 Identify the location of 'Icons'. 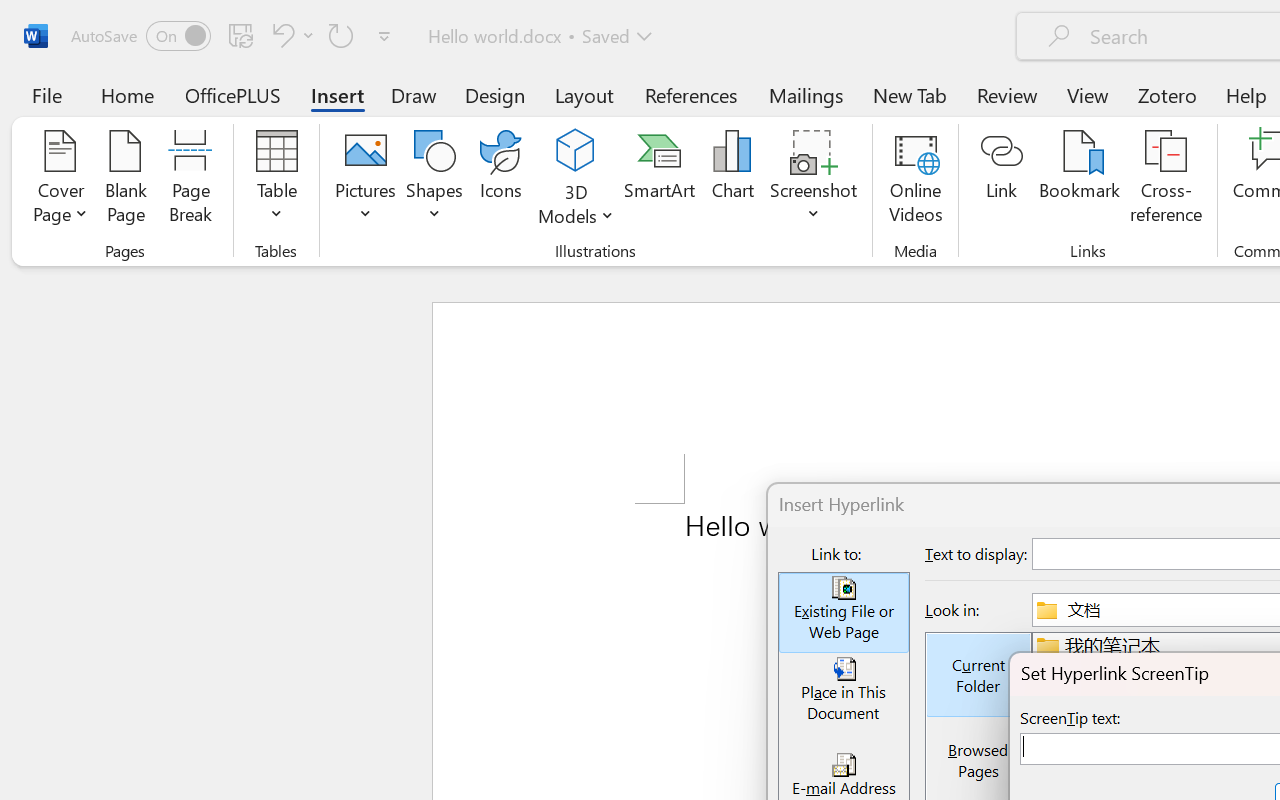
(501, 179).